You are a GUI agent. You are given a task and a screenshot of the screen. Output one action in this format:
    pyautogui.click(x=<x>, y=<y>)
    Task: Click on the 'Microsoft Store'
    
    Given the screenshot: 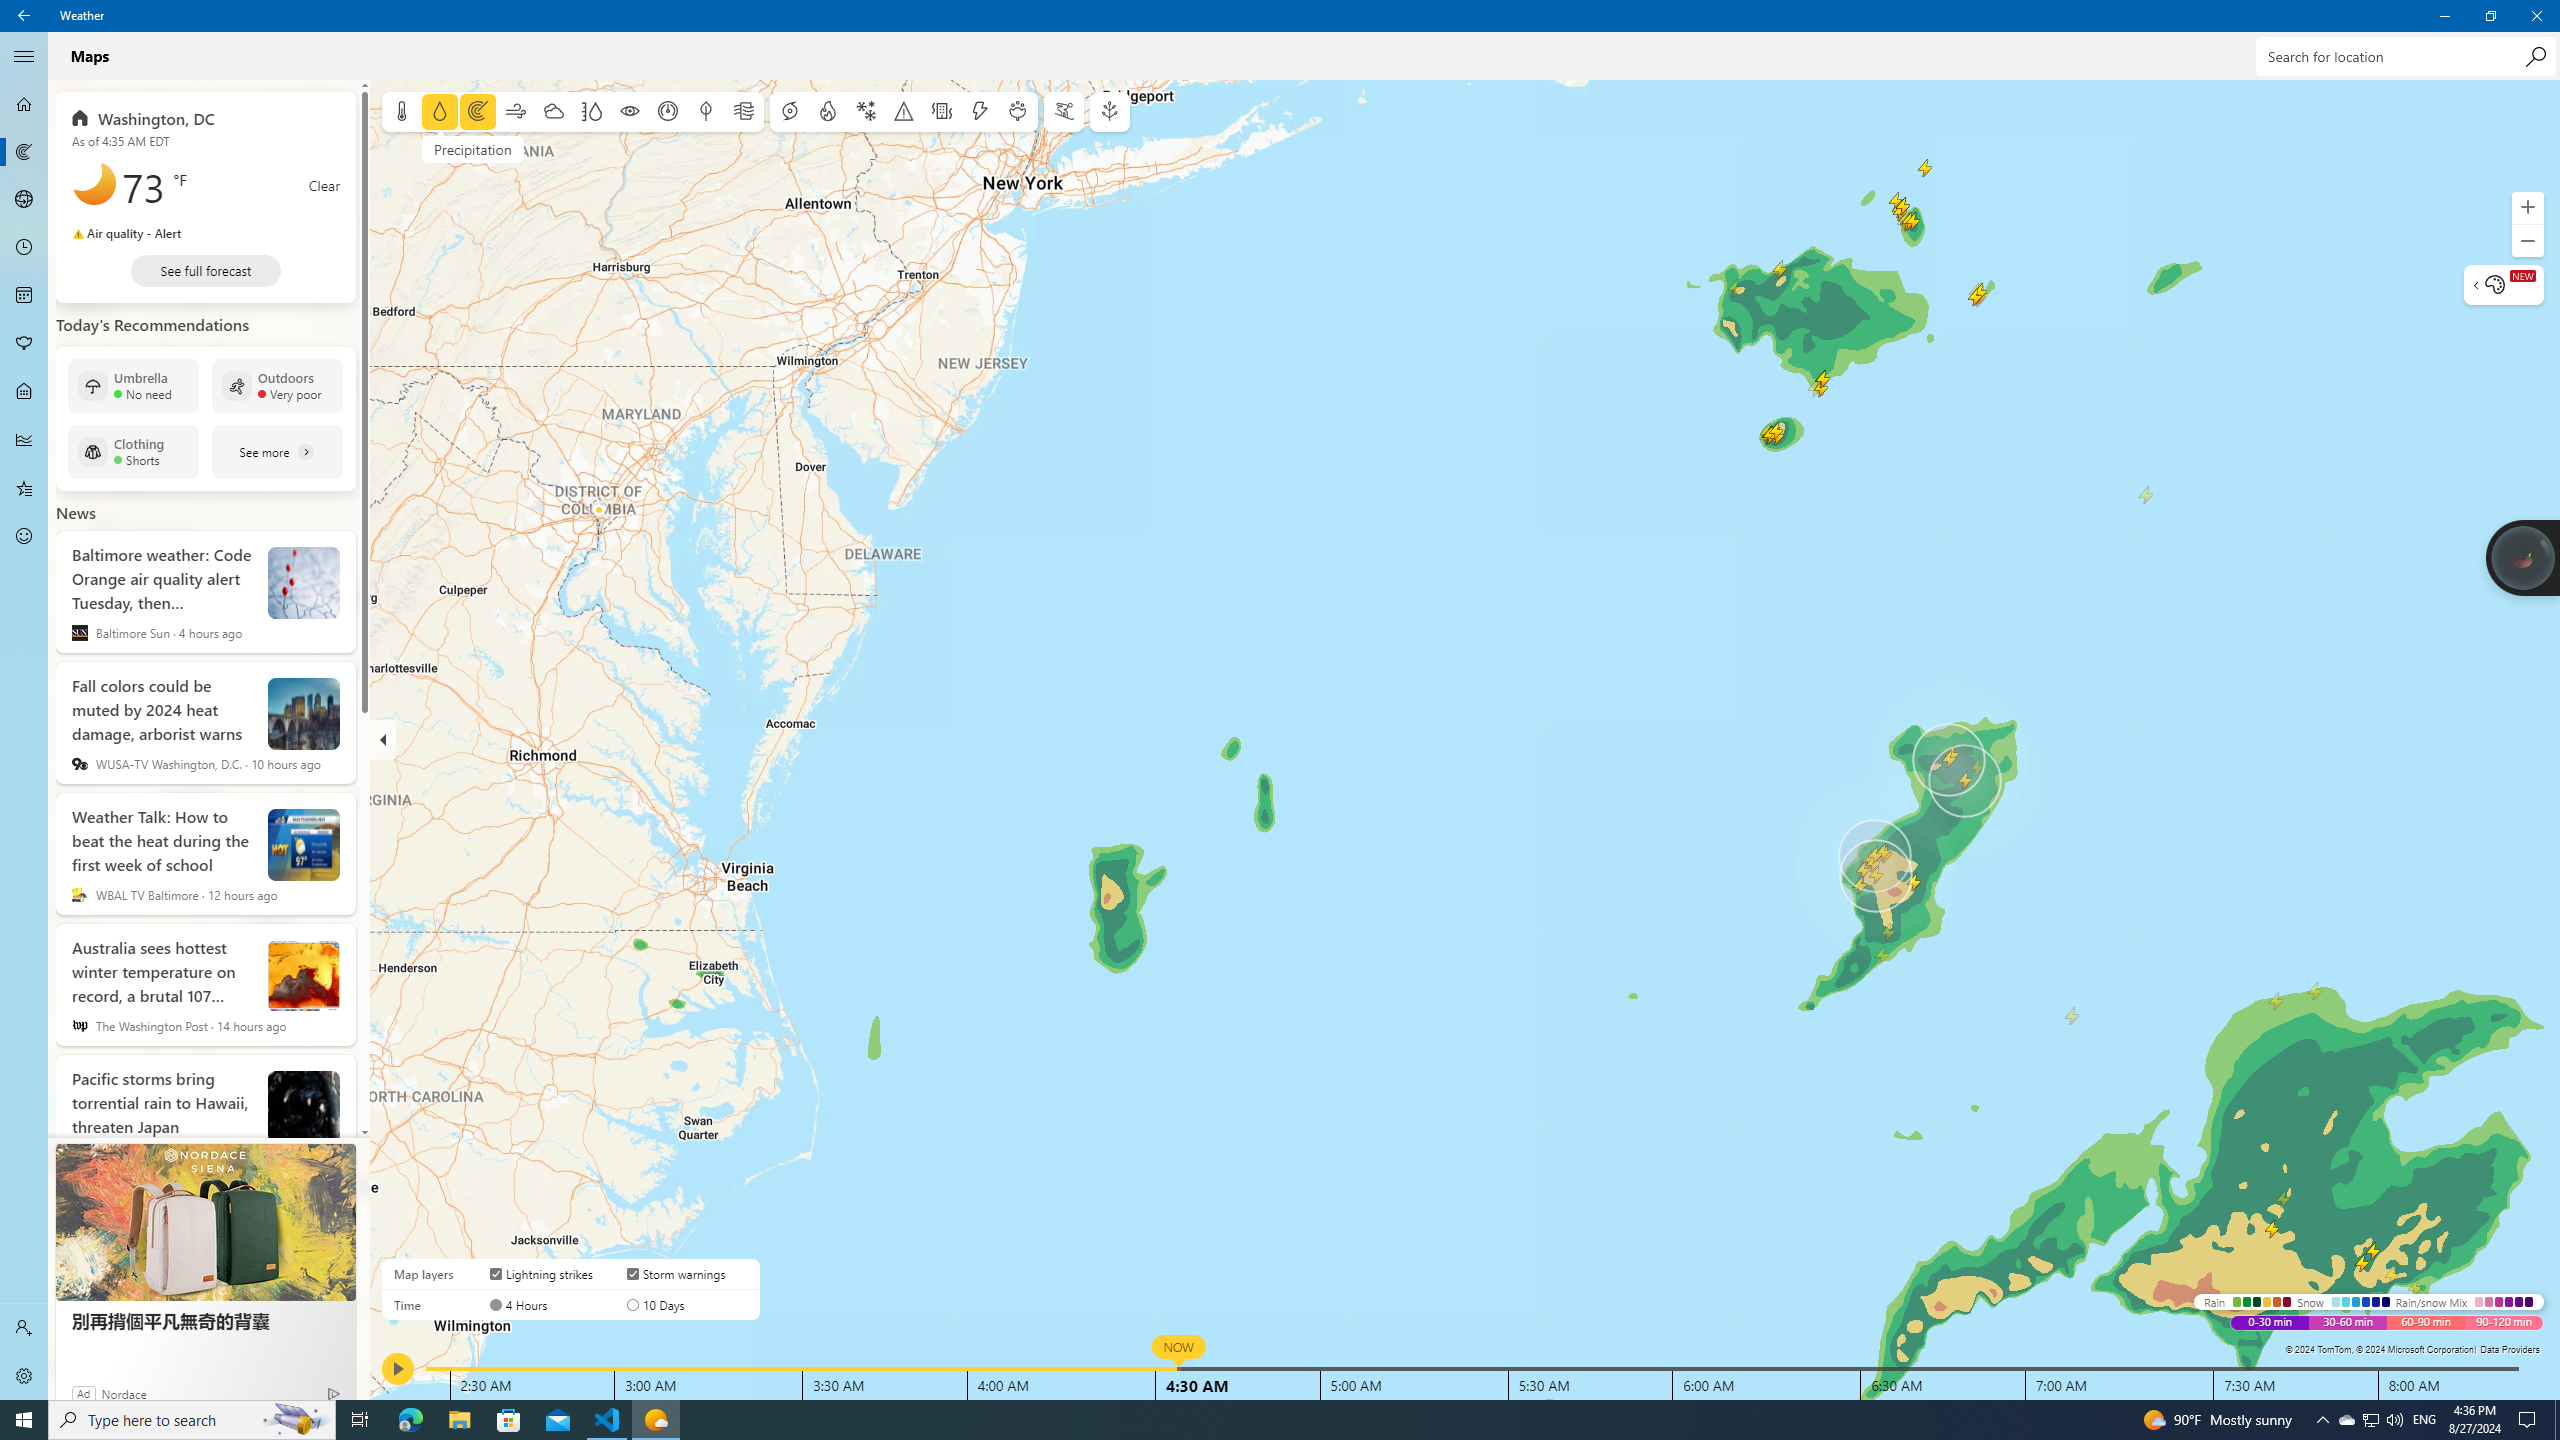 What is the action you would take?
    pyautogui.click(x=509, y=1418)
    